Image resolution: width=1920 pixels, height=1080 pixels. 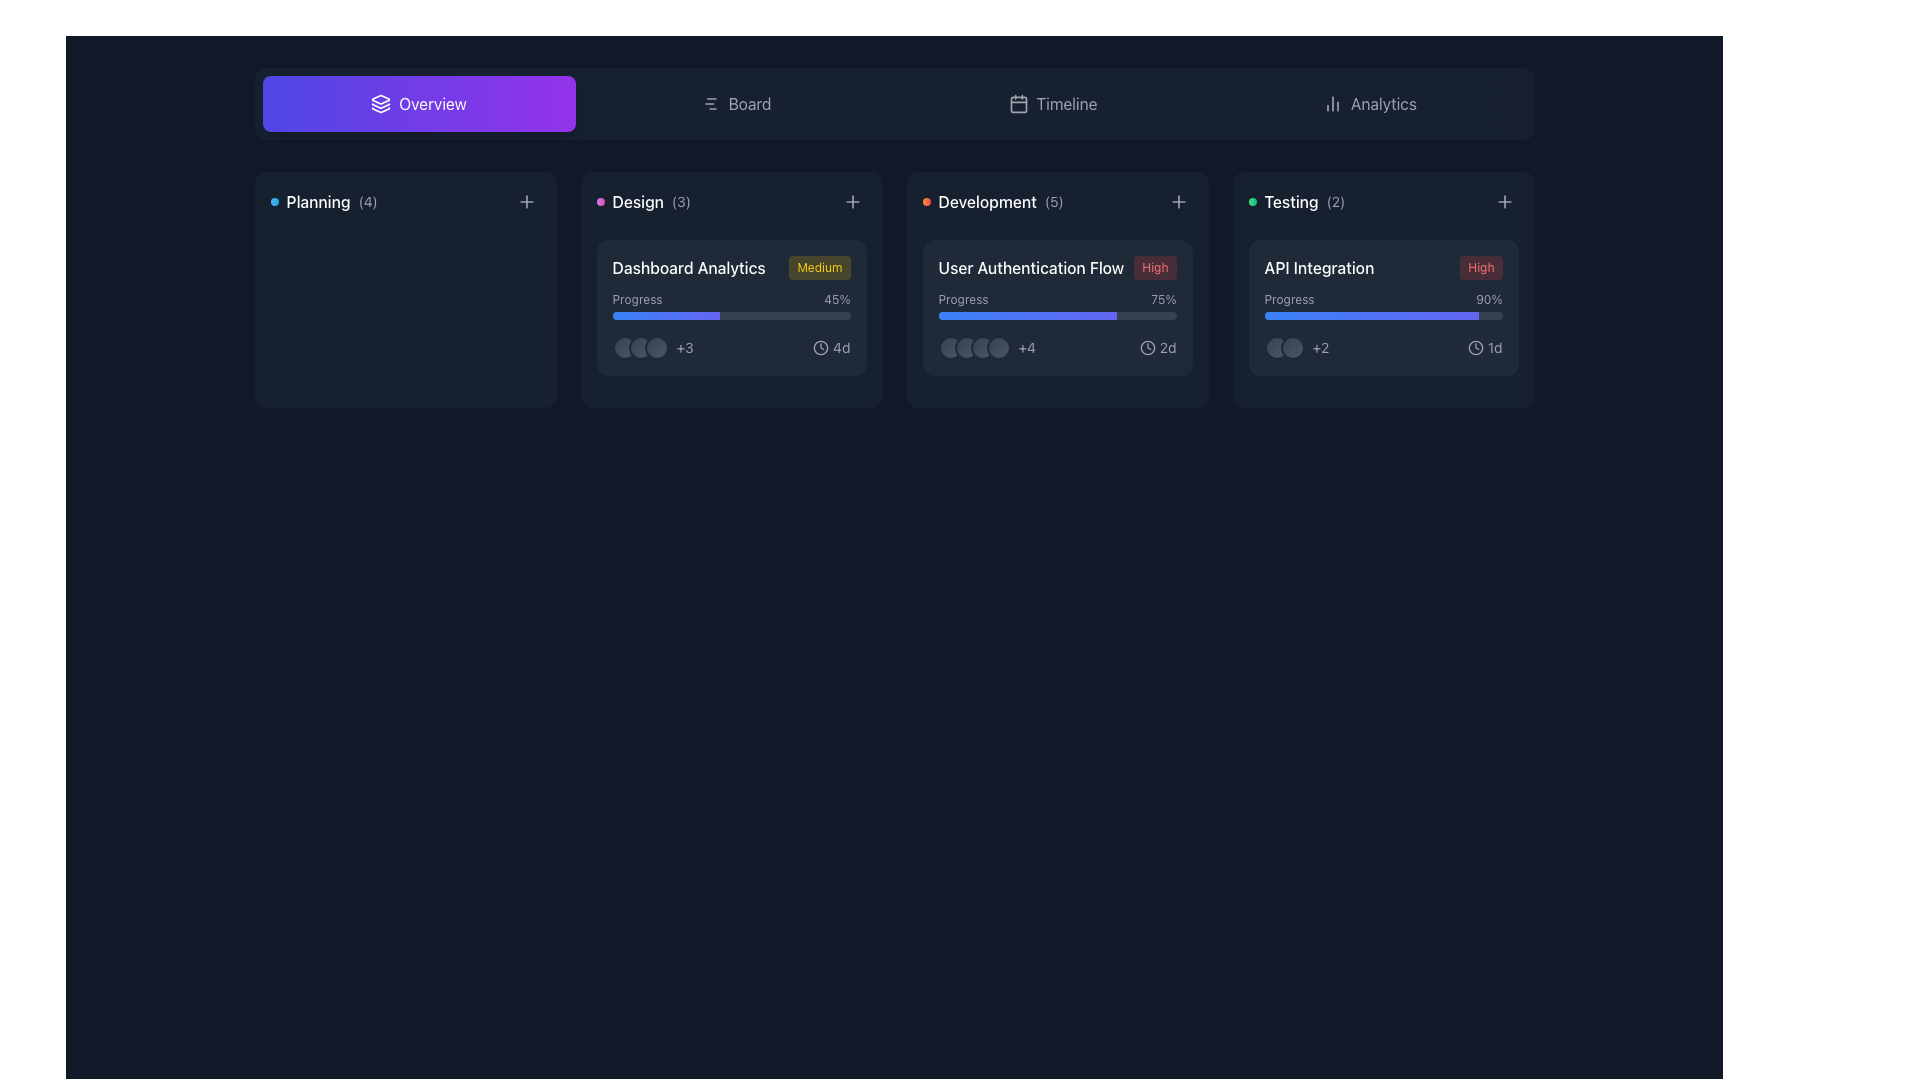 What do you see at coordinates (1335, 201) in the screenshot?
I see `the text label displaying the count '(2)' related to the 'Testing' category for accessibility inspection` at bounding box center [1335, 201].